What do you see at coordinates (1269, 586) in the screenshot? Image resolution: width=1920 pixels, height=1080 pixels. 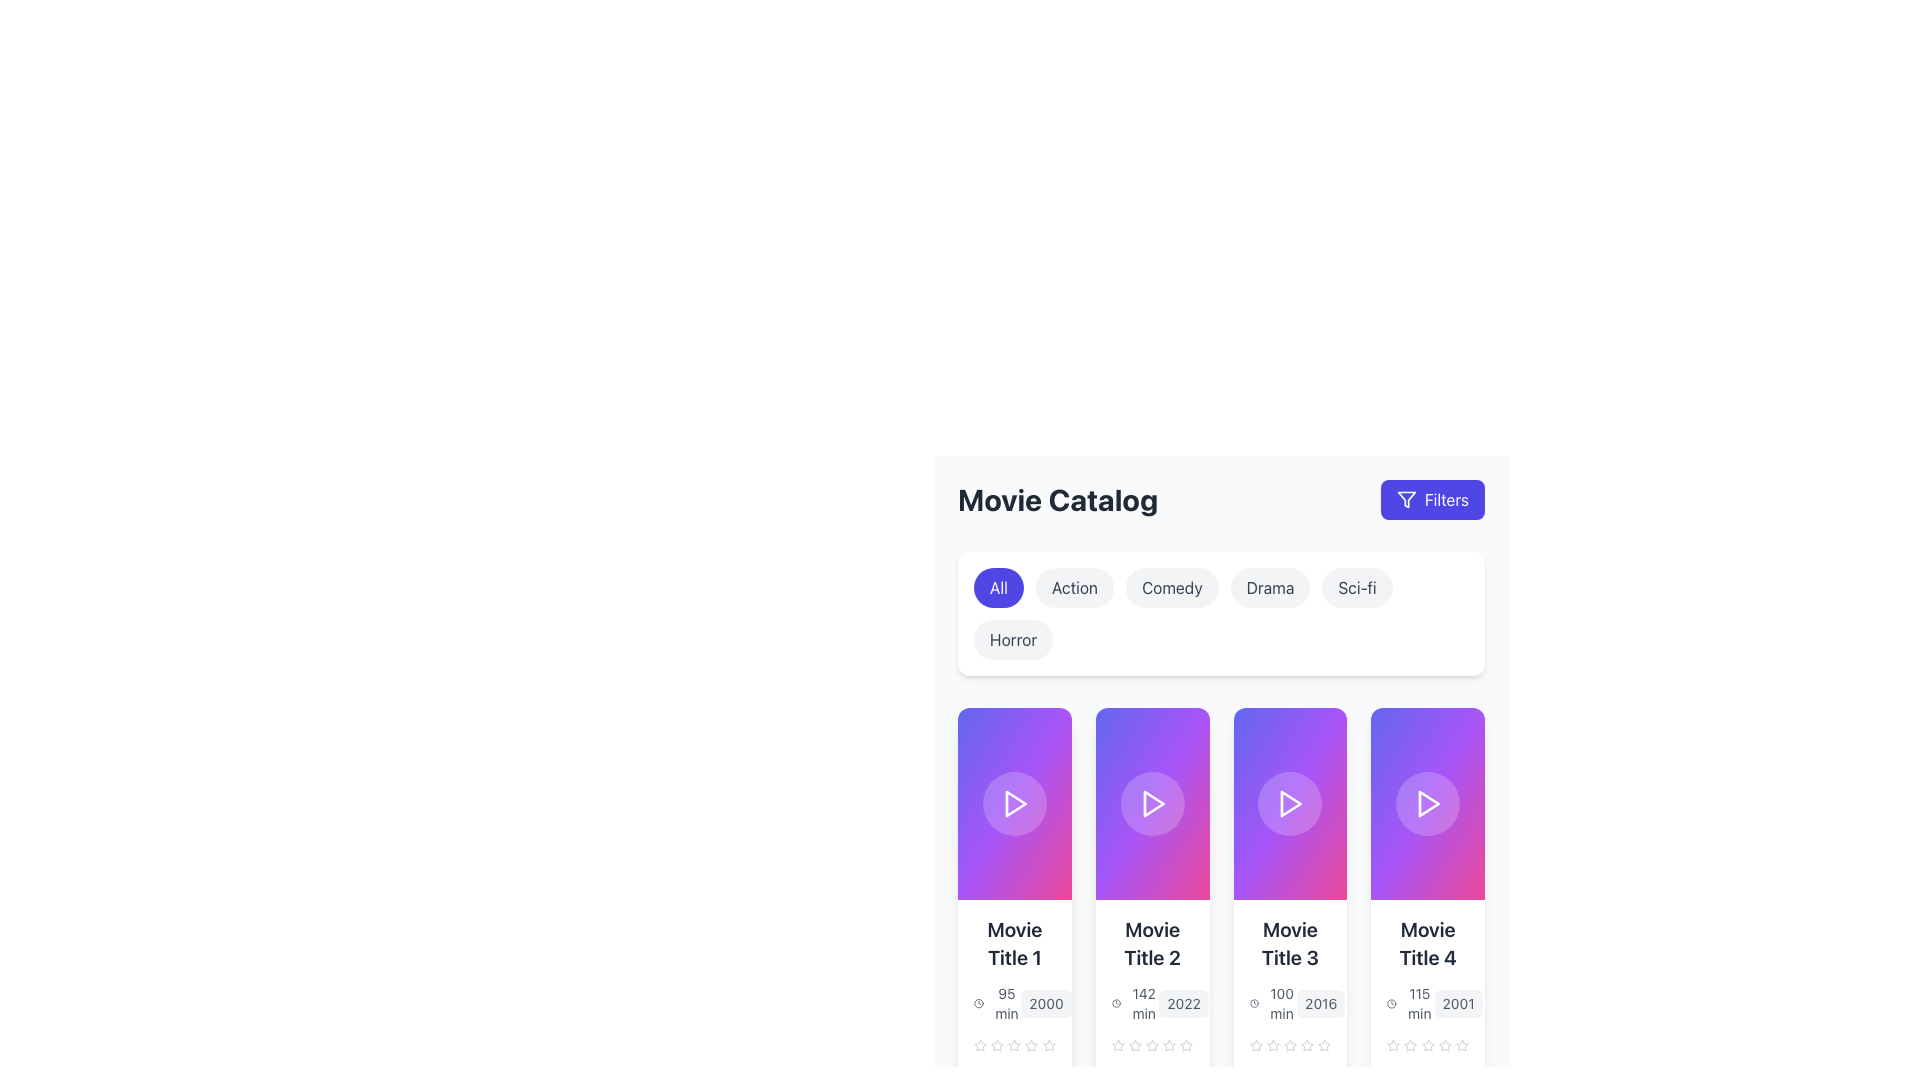 I see `the 'Drama' button, which is a rounded, pill-shaped button with dark gray text on a light gray background, to filter the movie catalog by Drama` at bounding box center [1269, 586].